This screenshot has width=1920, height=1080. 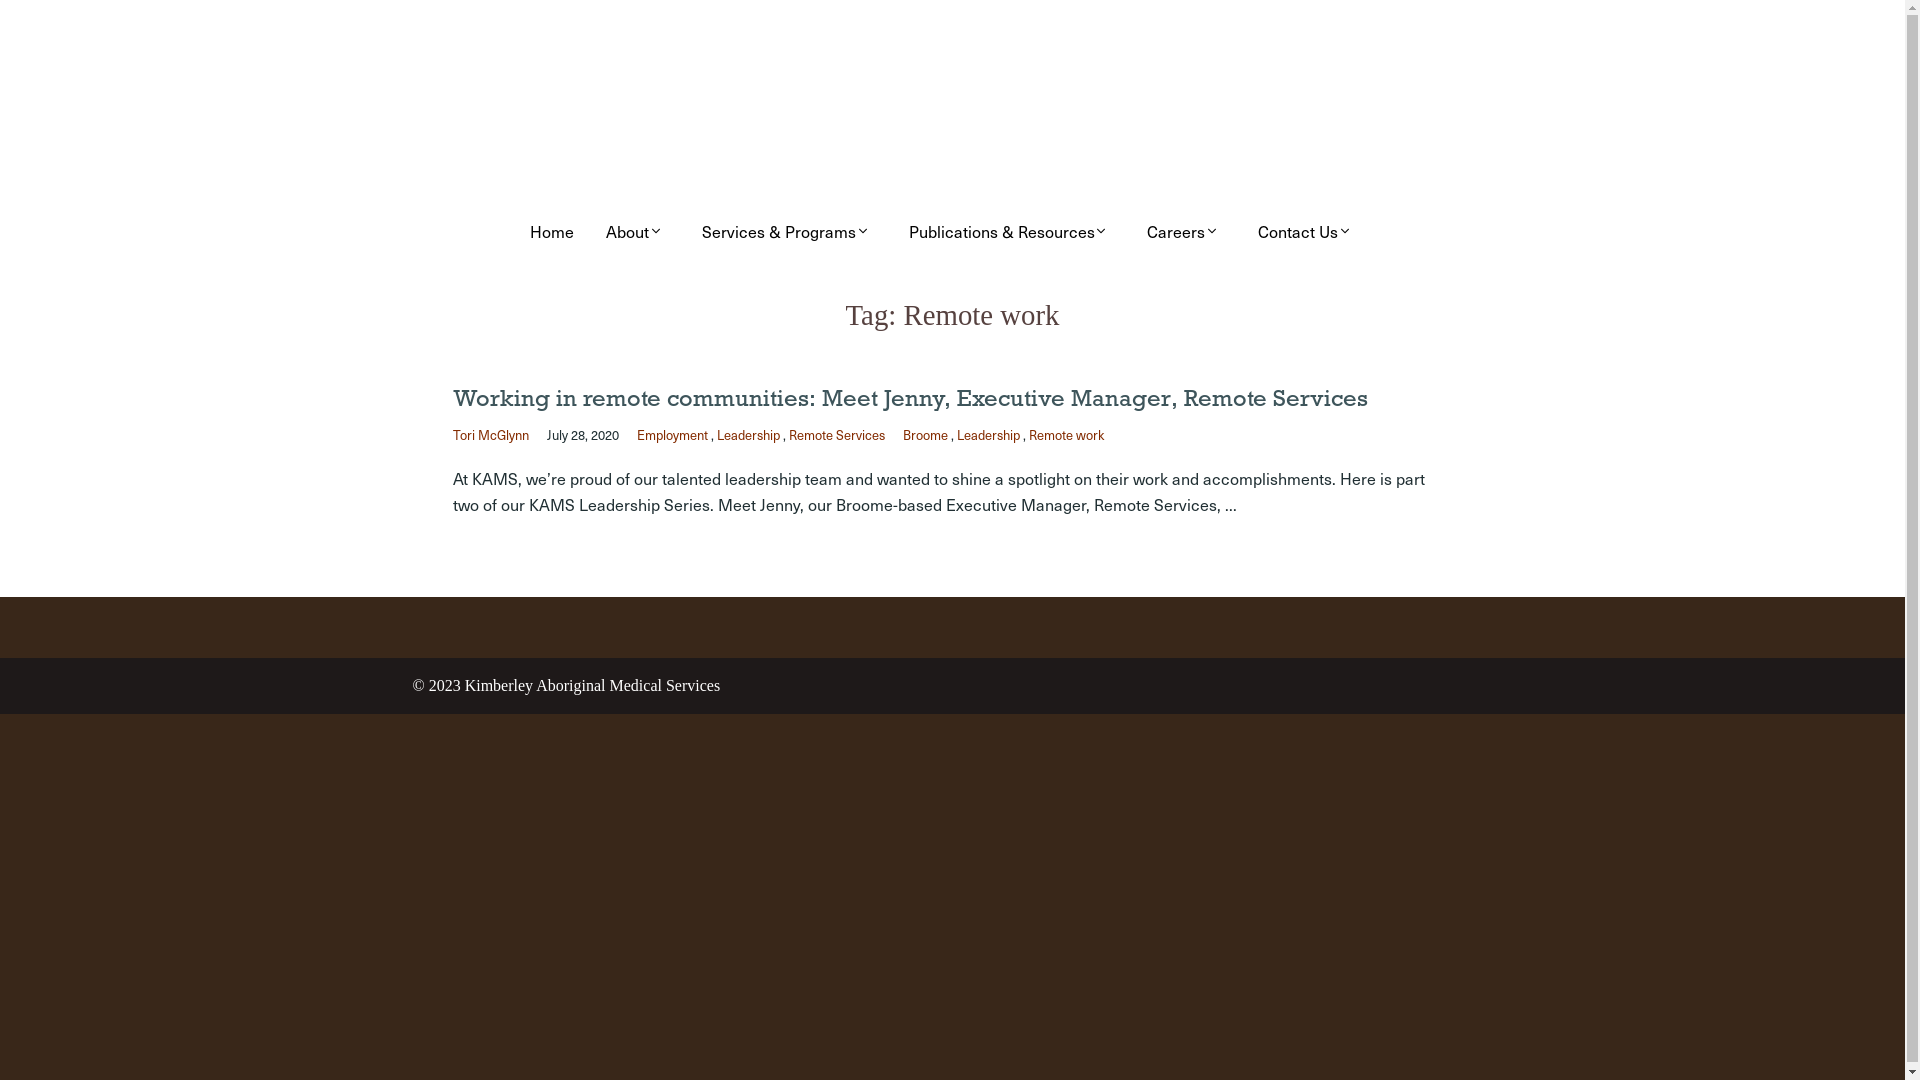 I want to click on 'Employment', so click(x=671, y=433).